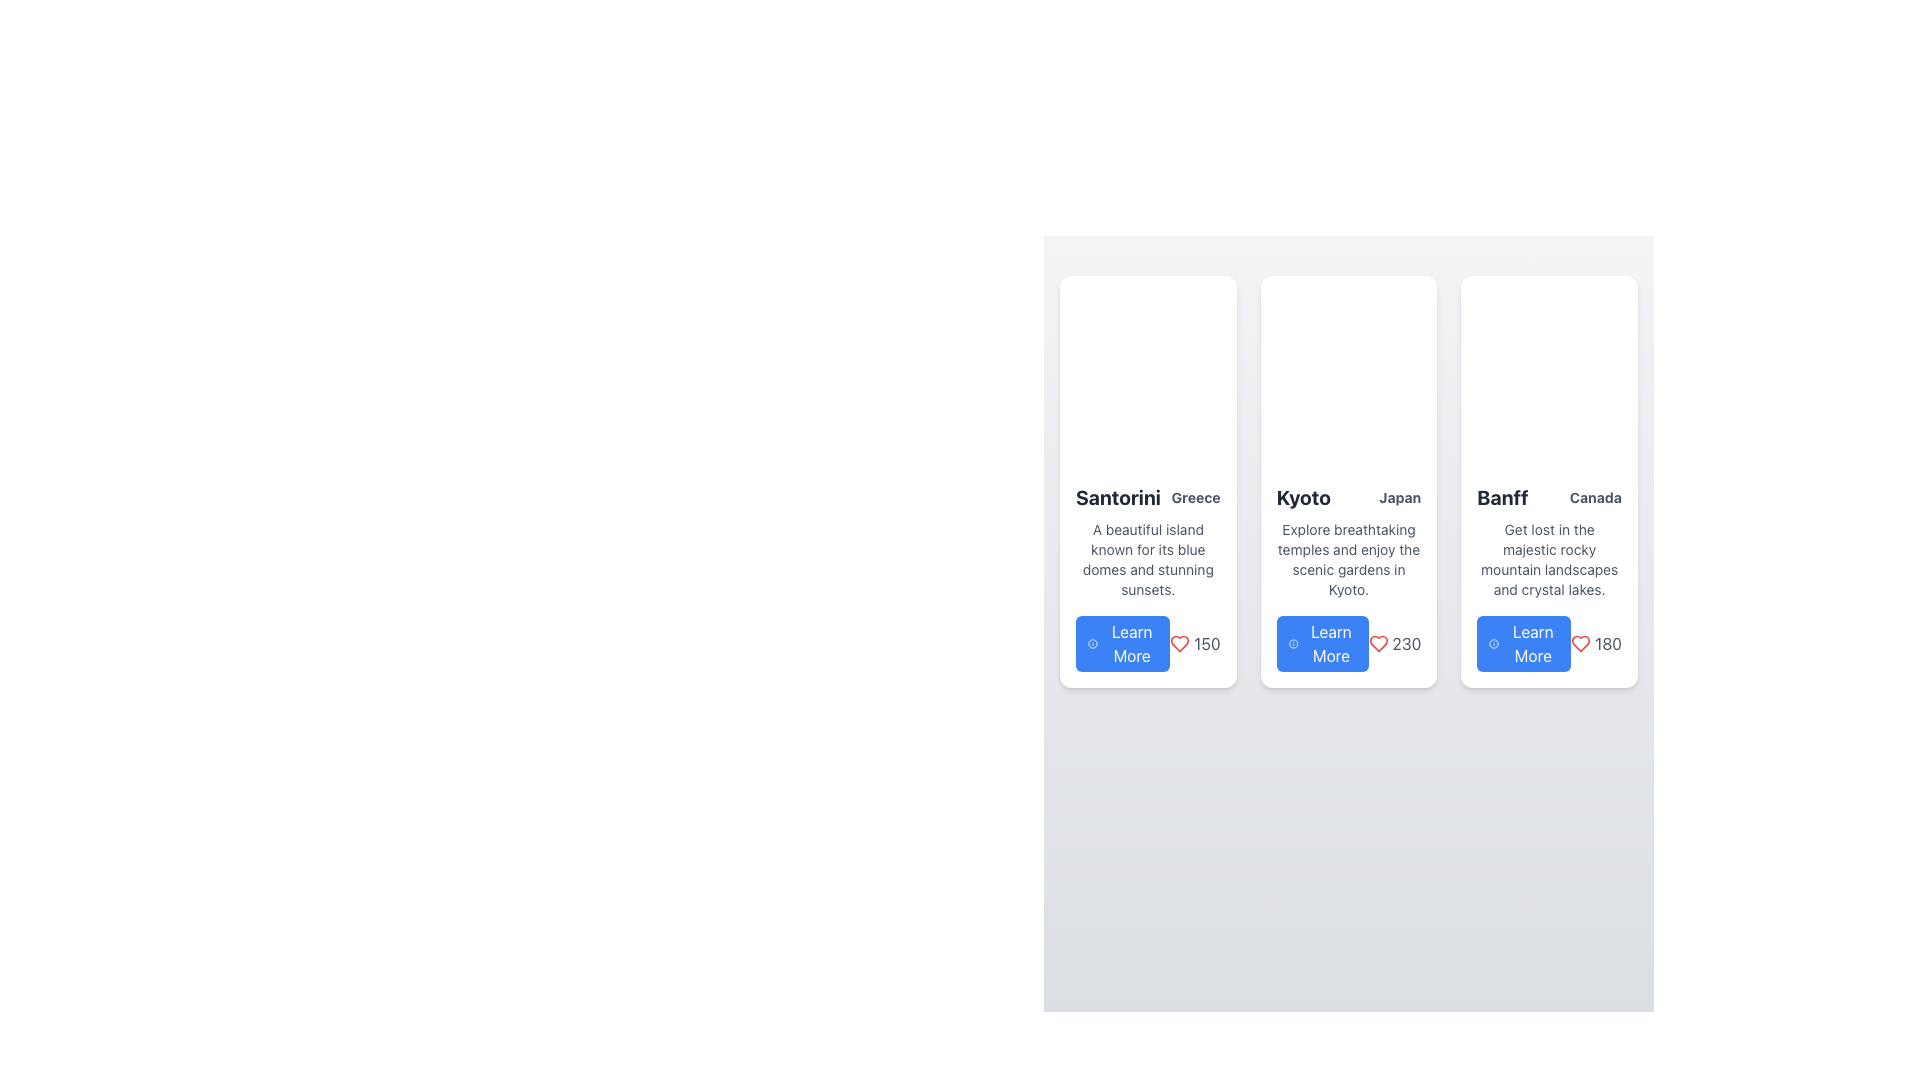 This screenshot has height=1080, width=1920. Describe the element at coordinates (1494, 644) in the screenshot. I see `the information icon with a blue circular outline and 'i' symbol, located to the left of the 'Learn More' text in the third card from the left` at that location.